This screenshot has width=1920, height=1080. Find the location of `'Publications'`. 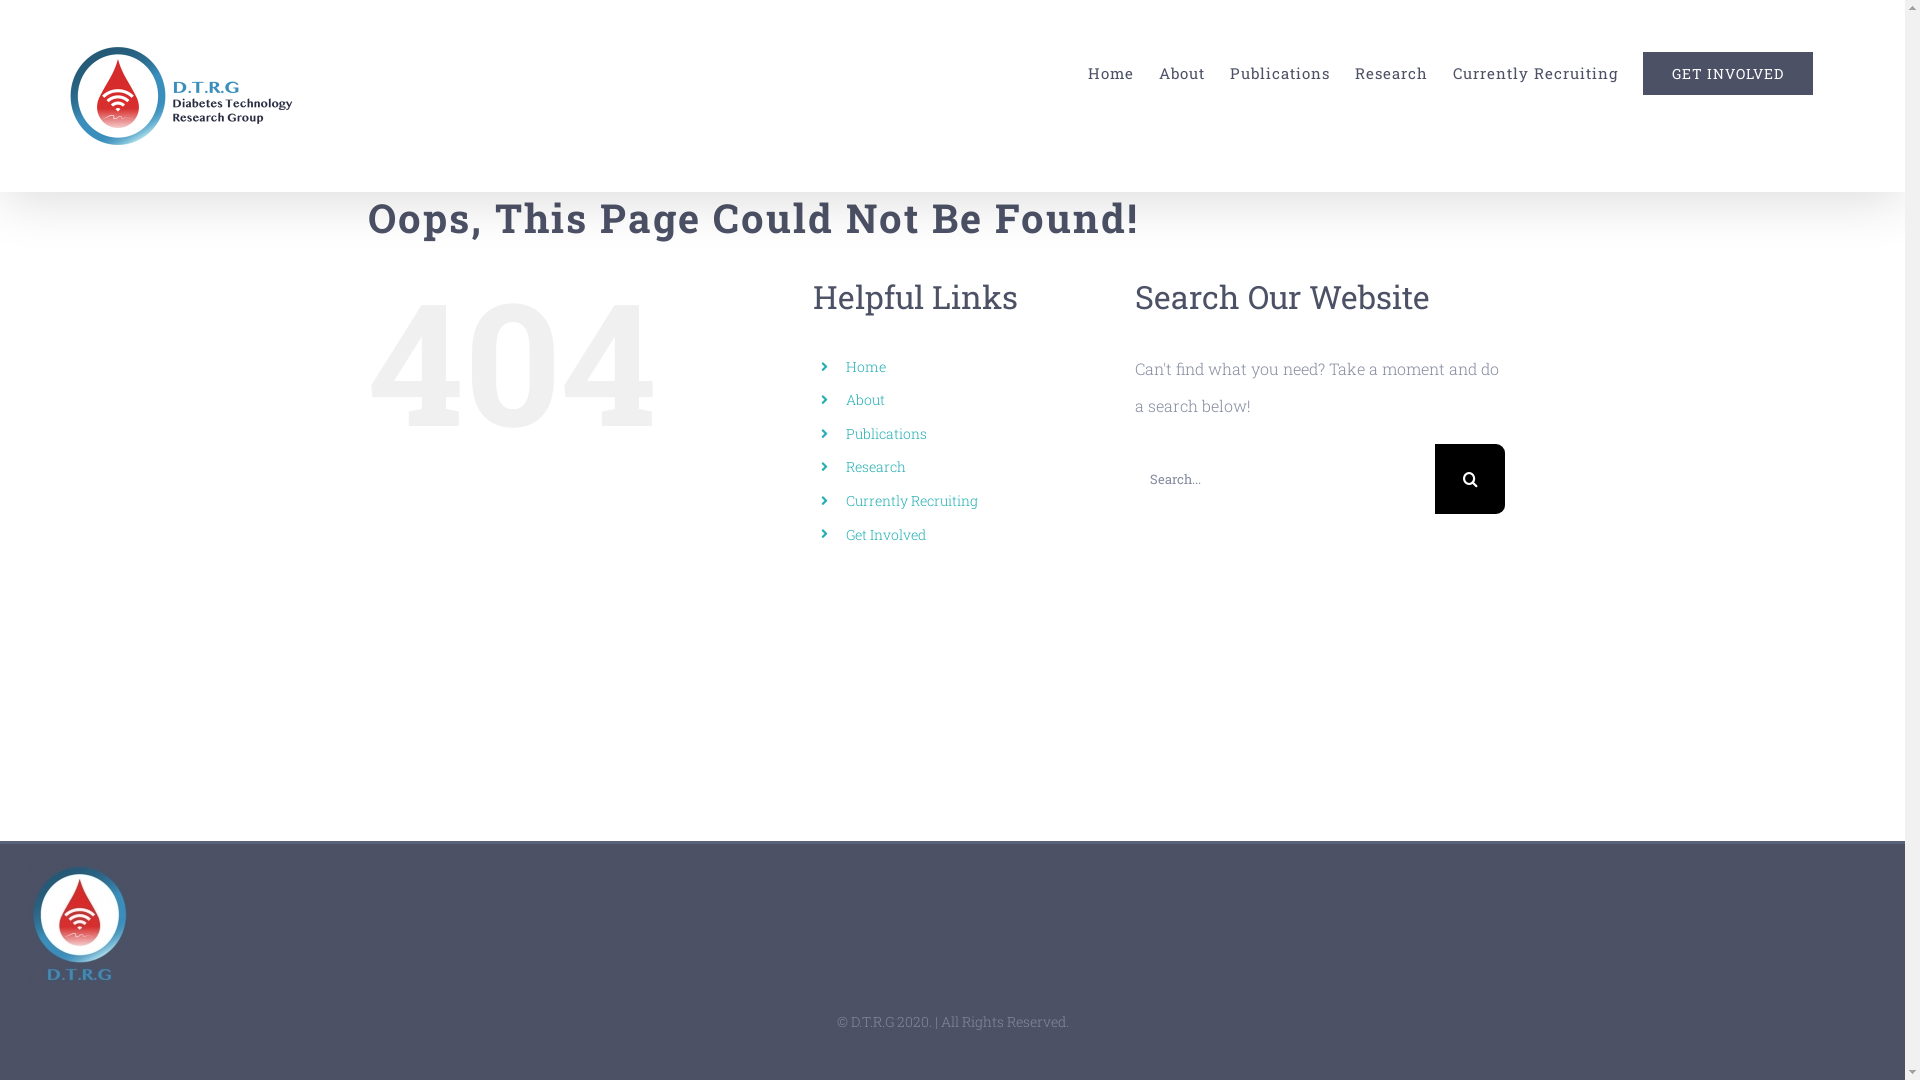

'Publications' is located at coordinates (1280, 72).